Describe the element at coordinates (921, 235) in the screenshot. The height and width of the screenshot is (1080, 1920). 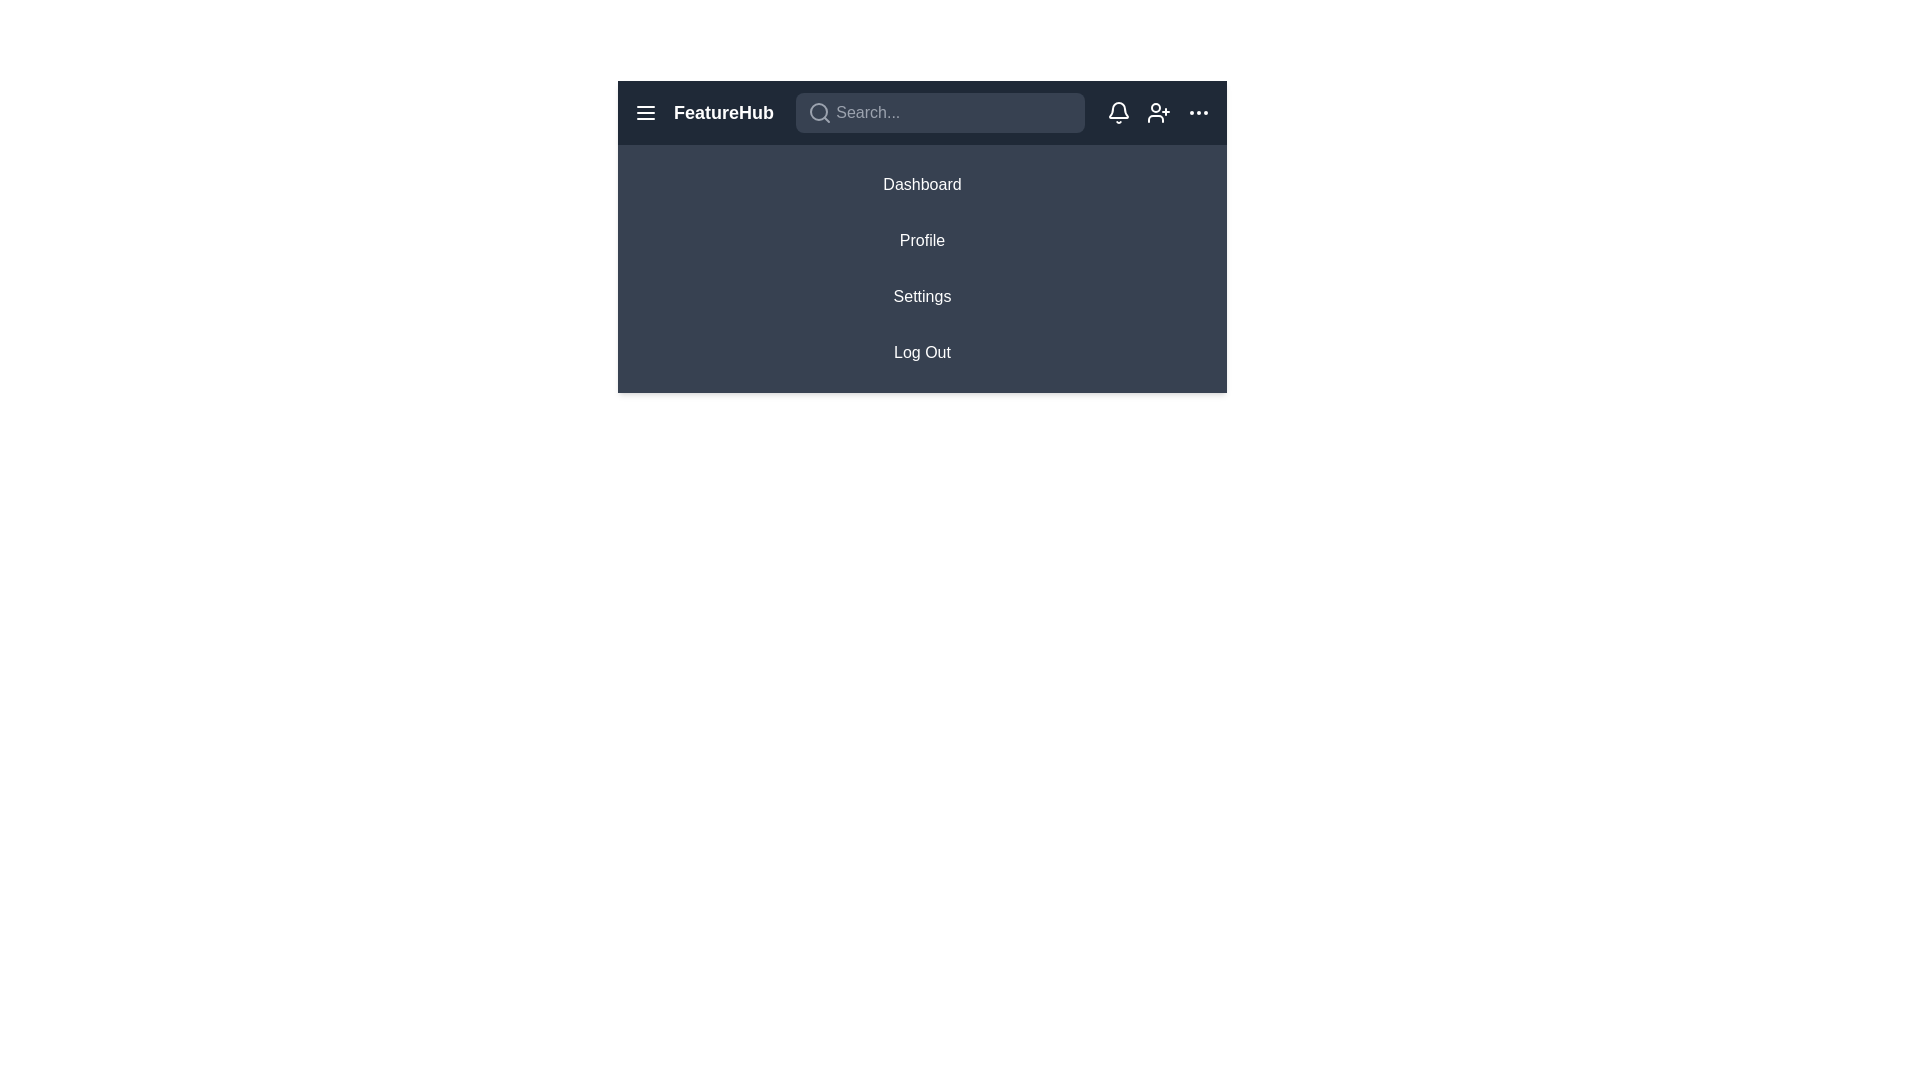
I see `the second item in the vertical list of options, which is the 'Profile' navigation link` at that location.